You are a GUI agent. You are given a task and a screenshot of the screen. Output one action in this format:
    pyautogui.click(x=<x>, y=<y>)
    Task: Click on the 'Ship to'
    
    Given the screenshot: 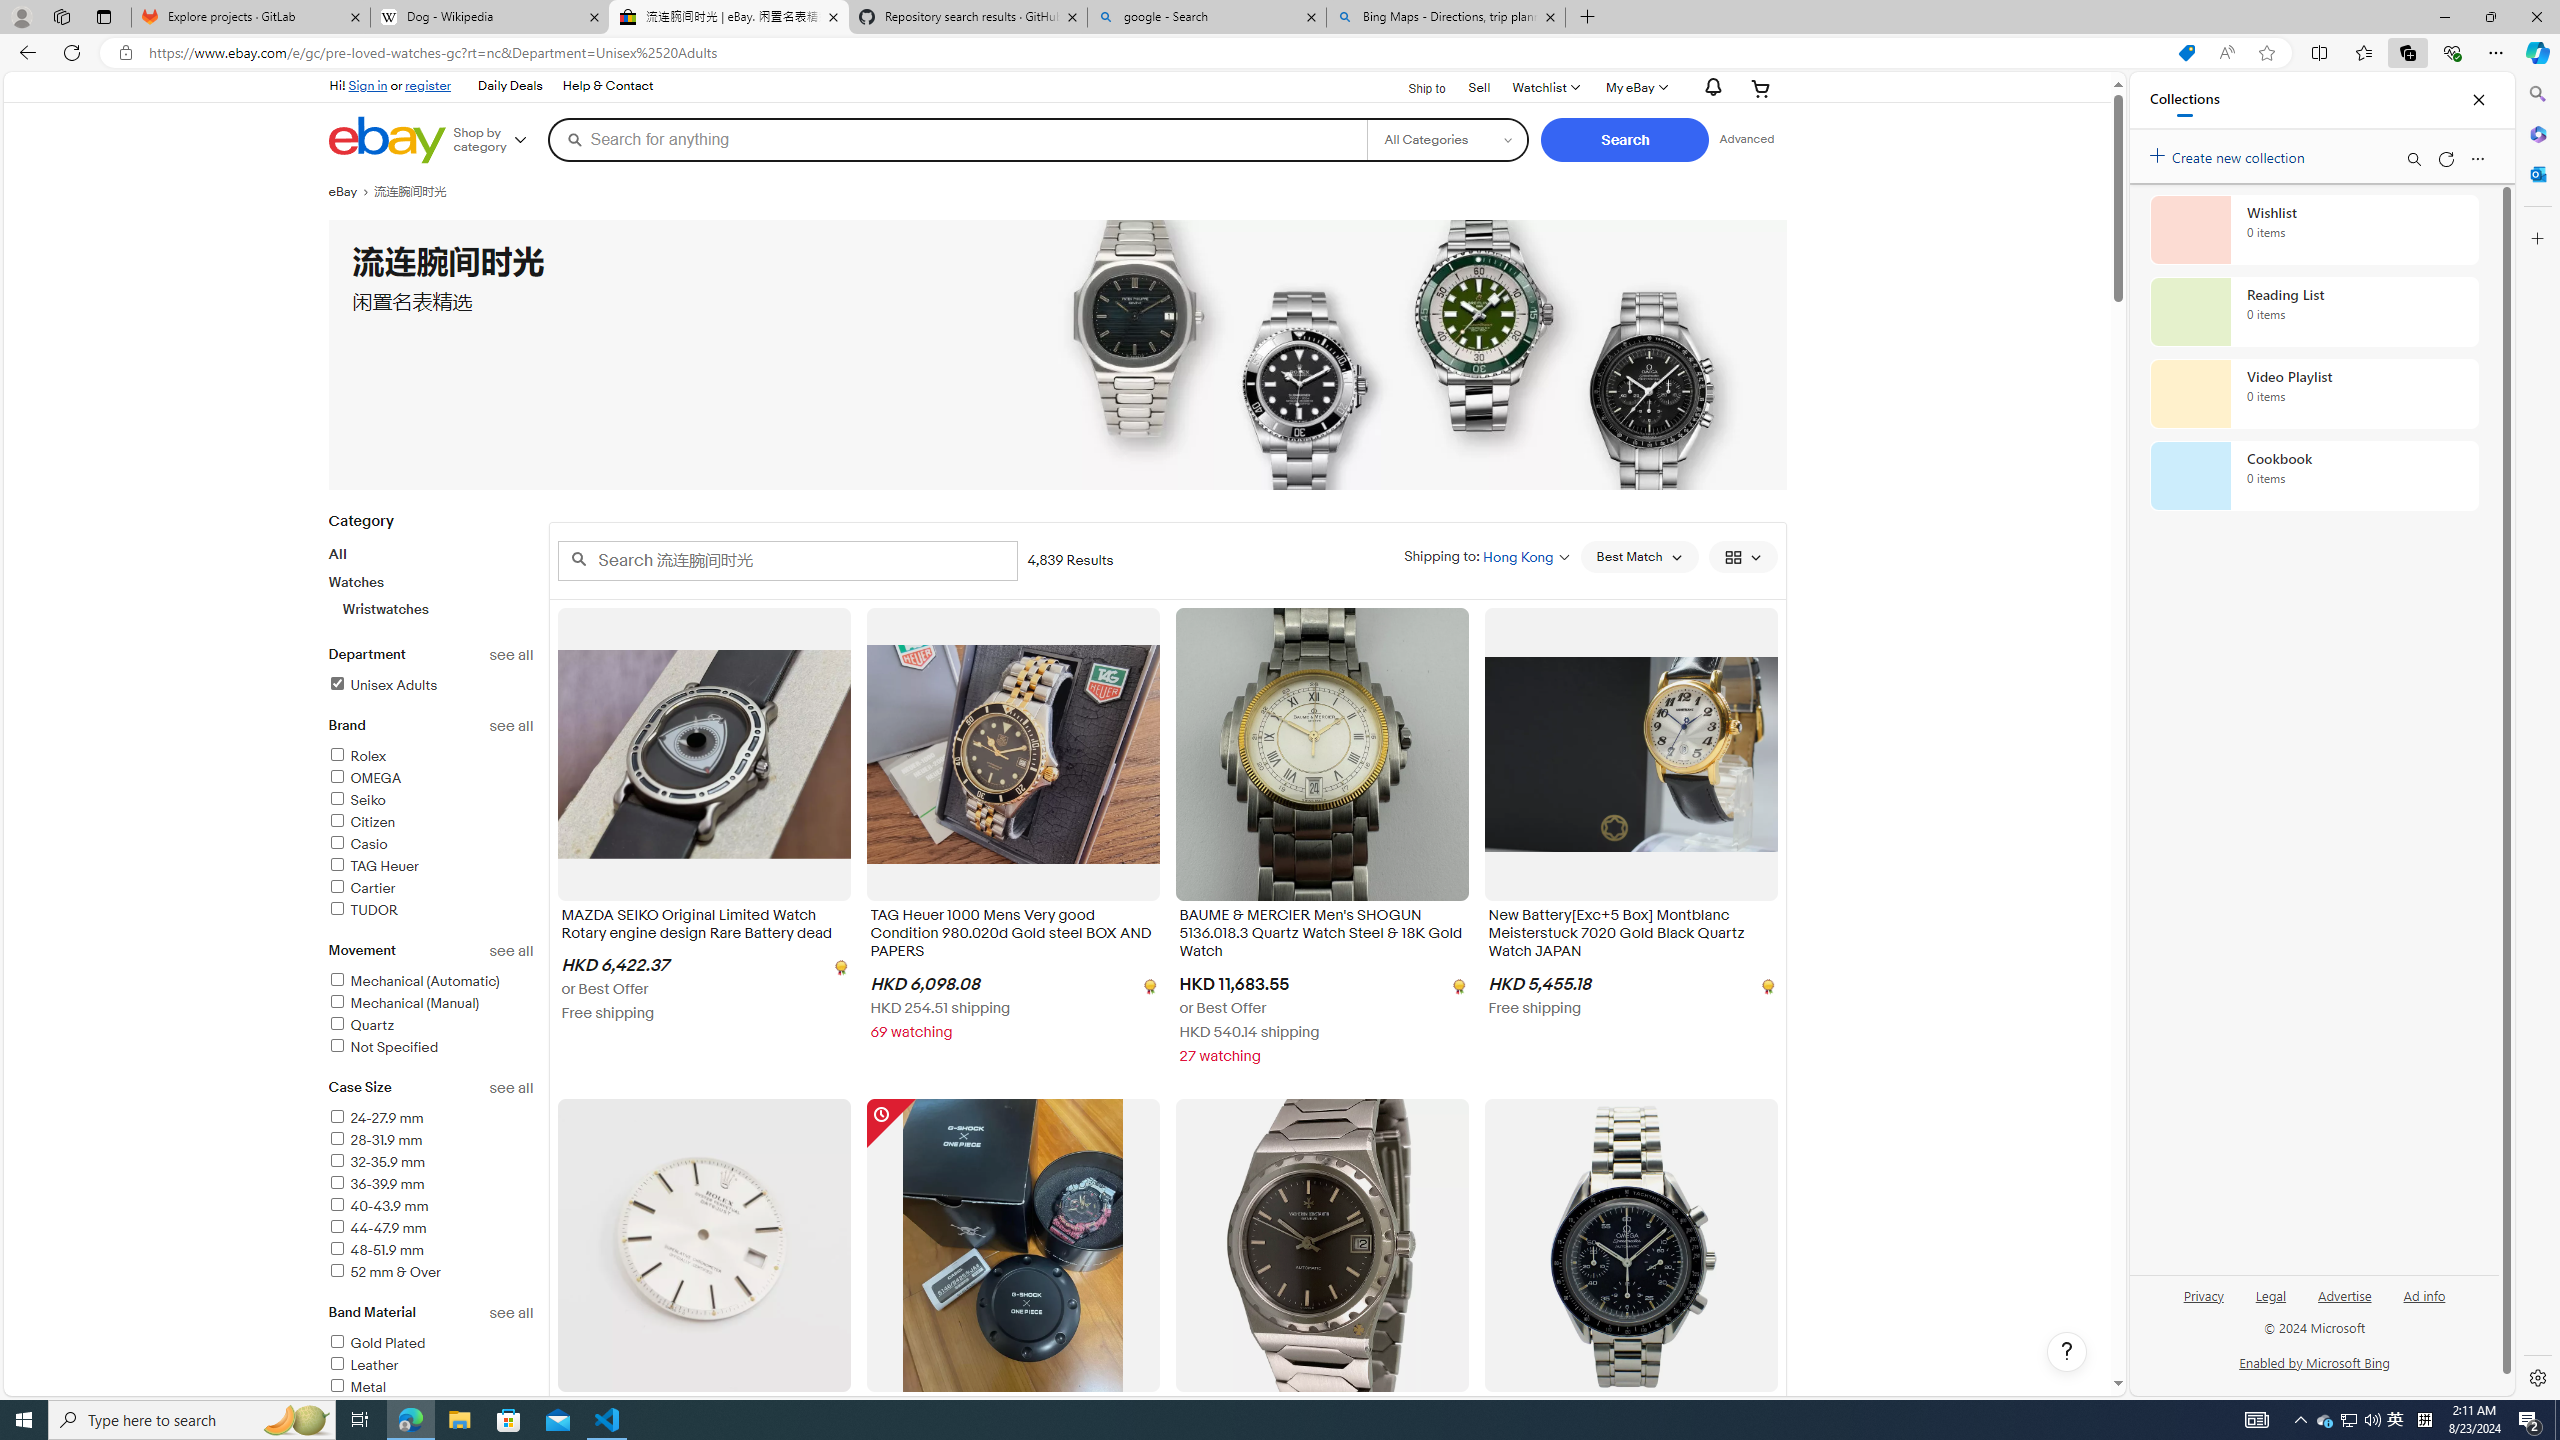 What is the action you would take?
    pyautogui.click(x=1414, y=88)
    